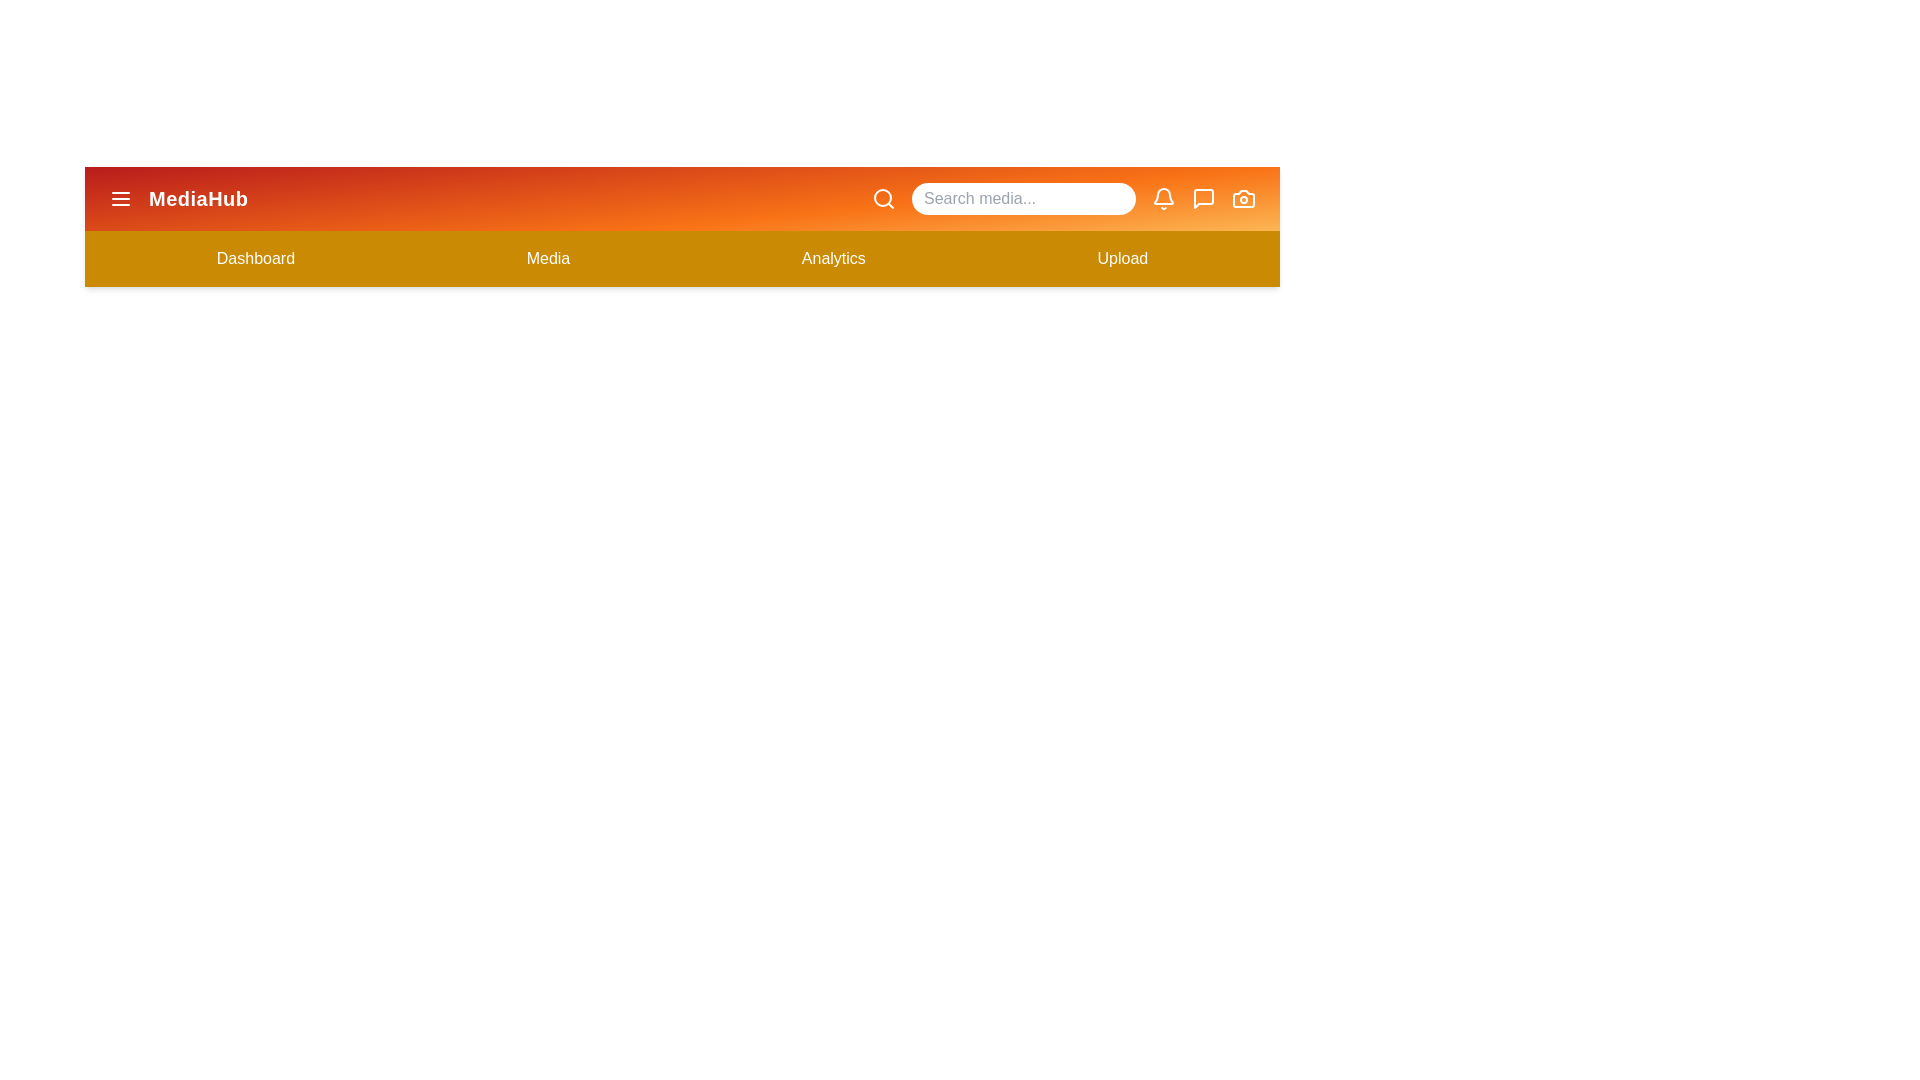 The image size is (1920, 1080). I want to click on the notification bell icon to interact with it, so click(1163, 199).